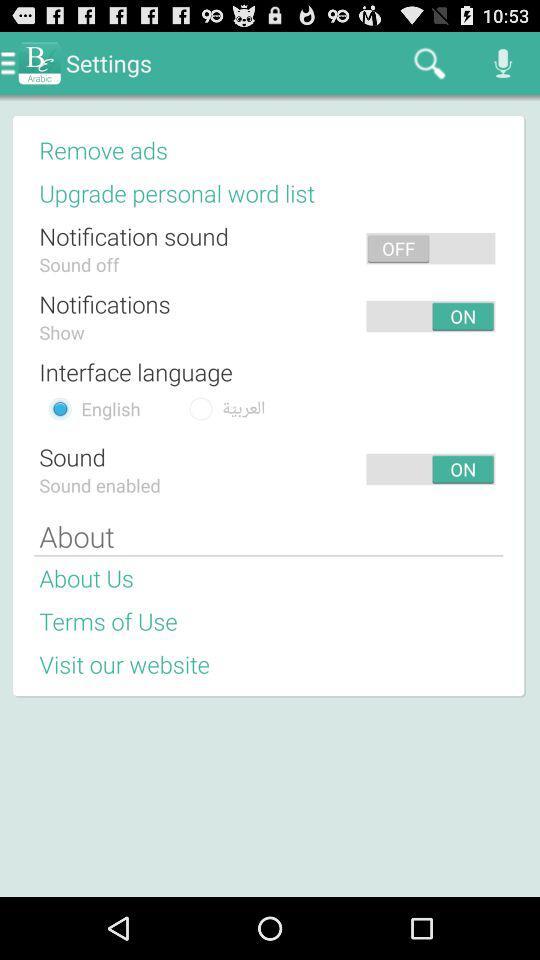 This screenshot has width=540, height=960. I want to click on the app next to the remove ads item, so click(337, 148).